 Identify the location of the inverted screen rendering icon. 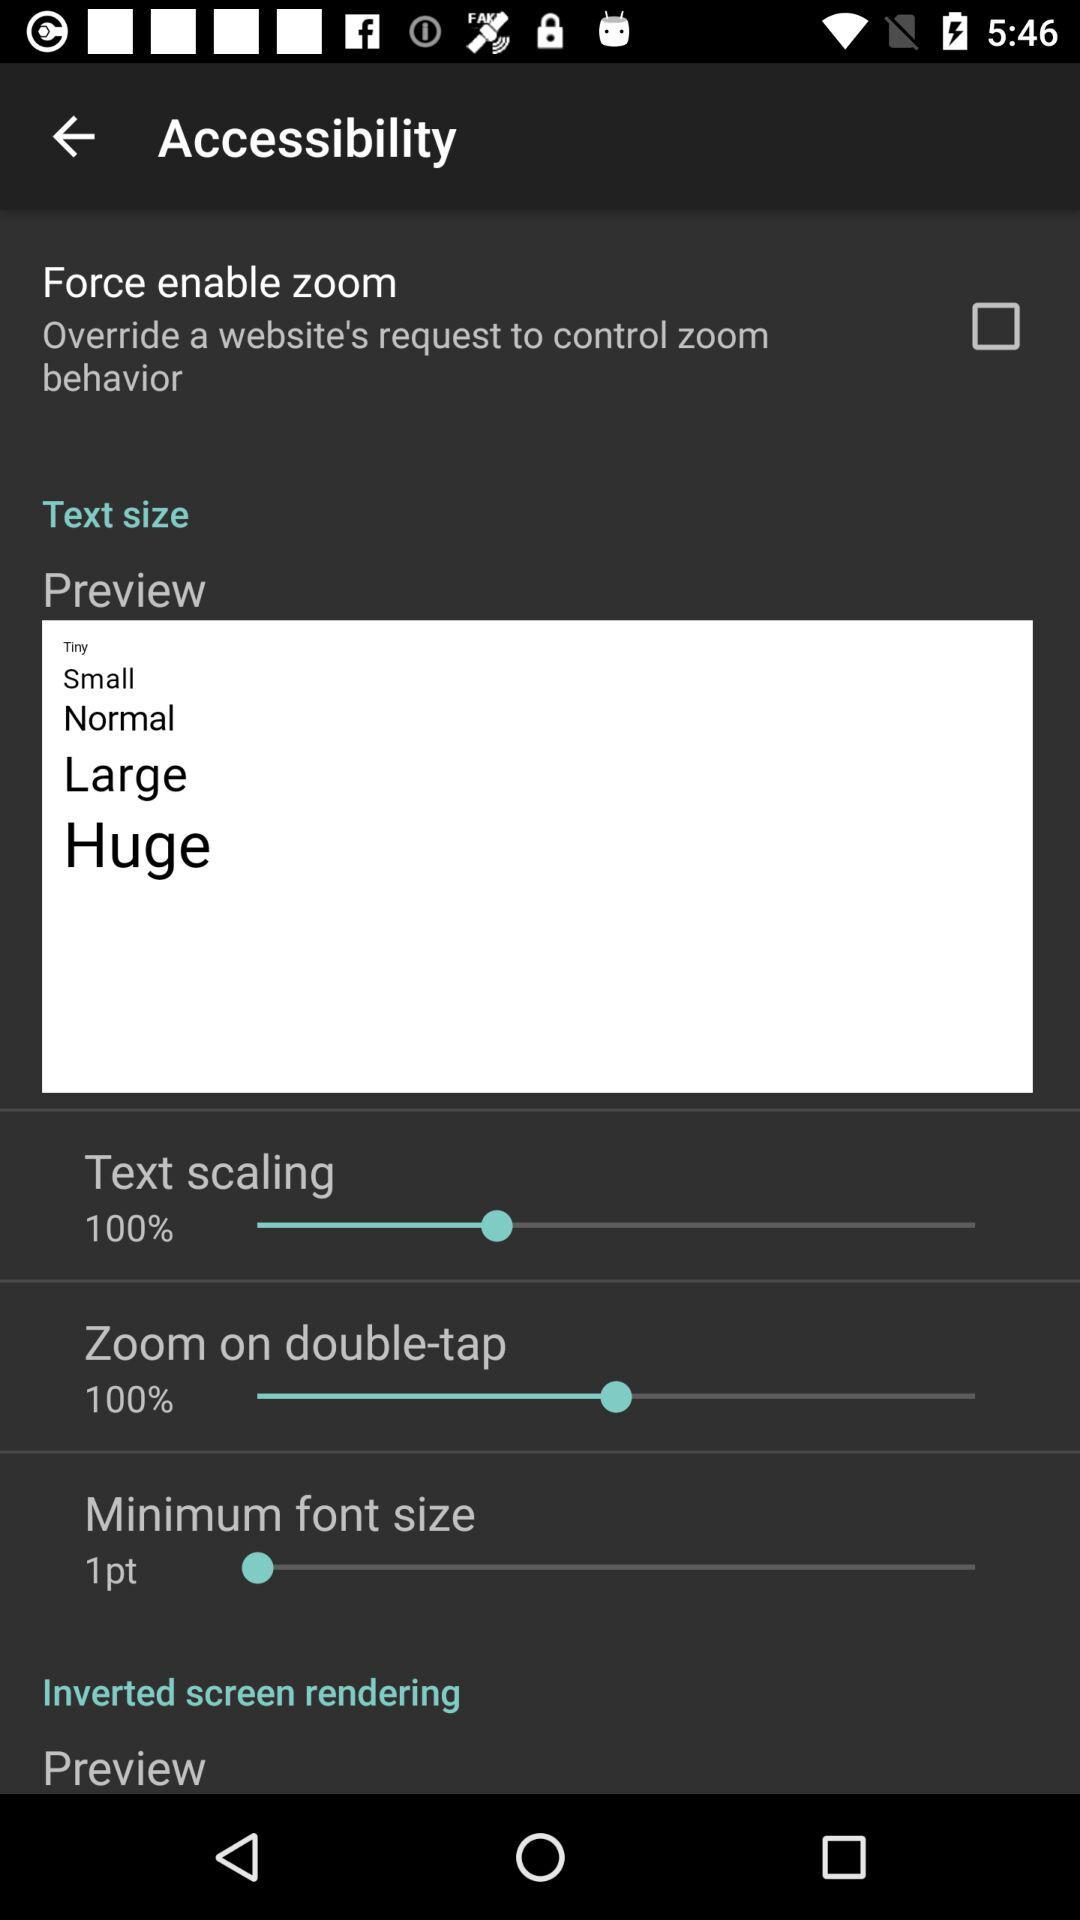
(540, 1670).